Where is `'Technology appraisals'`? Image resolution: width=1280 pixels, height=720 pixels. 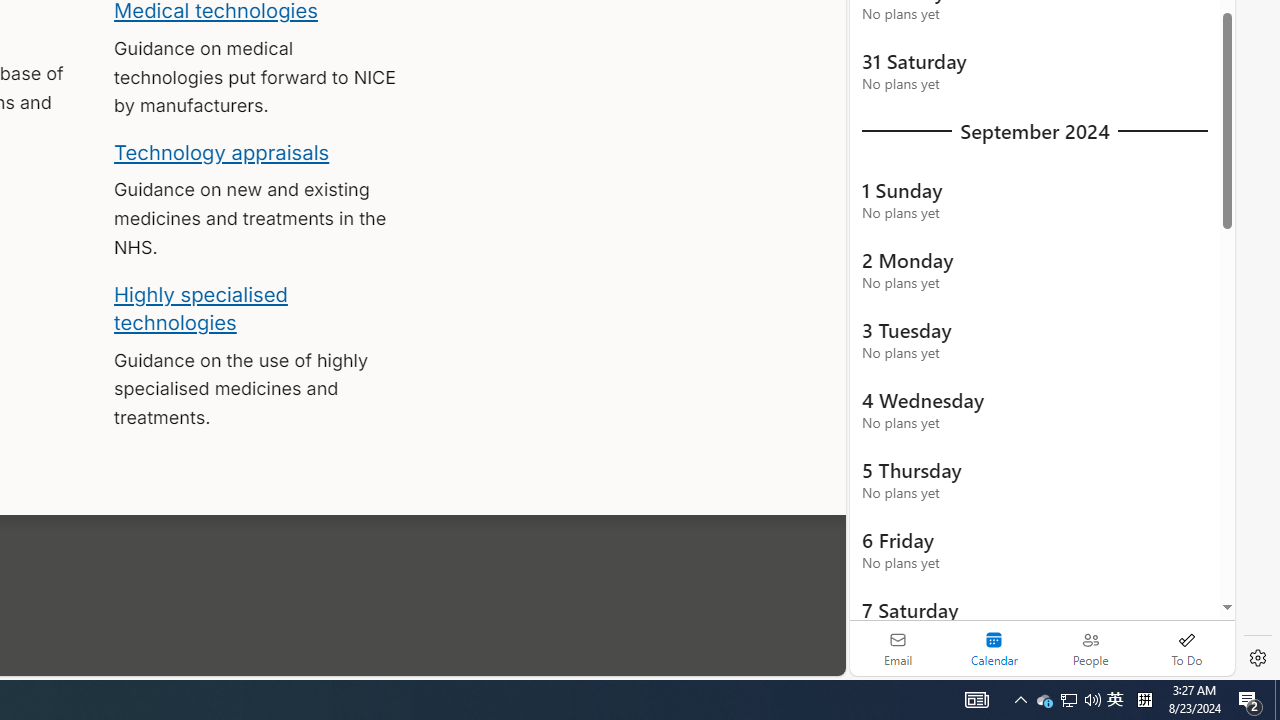
'Technology appraisals' is located at coordinates (222, 152).